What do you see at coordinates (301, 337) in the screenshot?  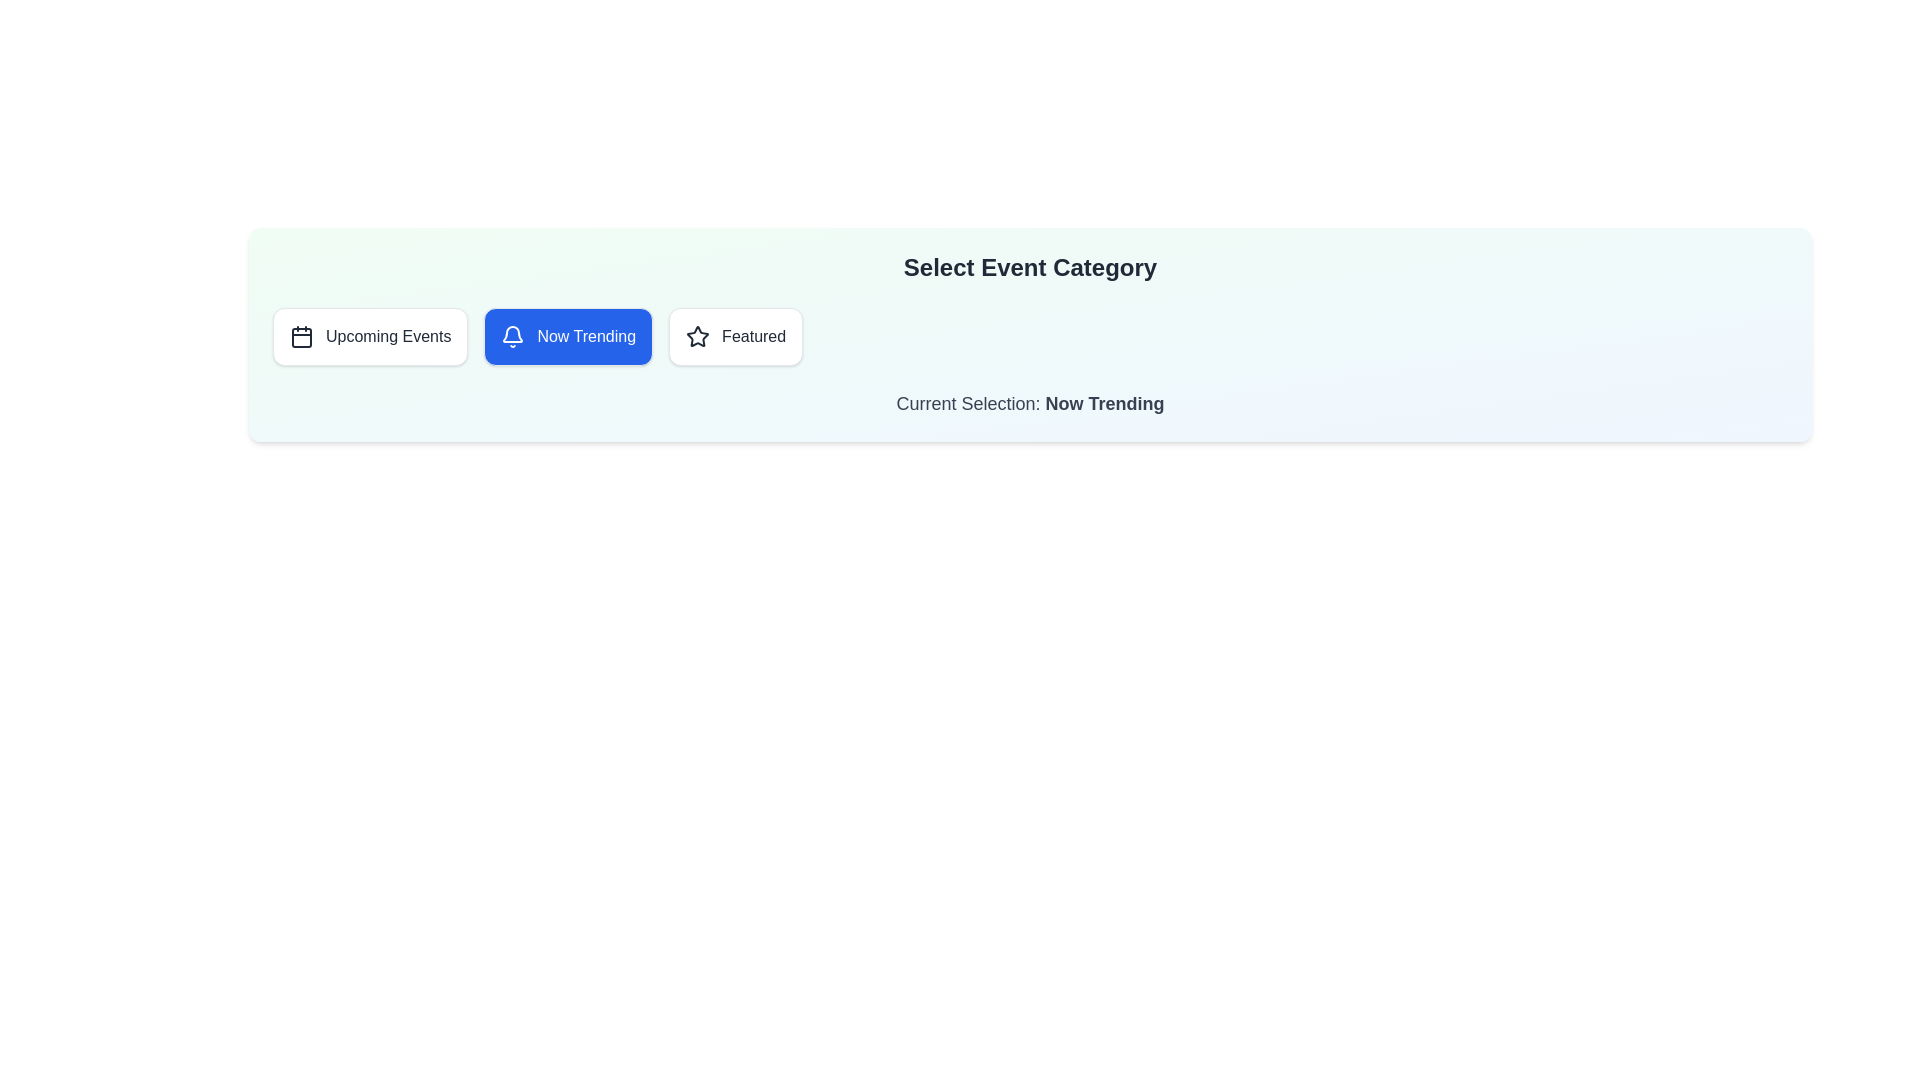 I see `the SVG rectangle that is part of the calendar icon, which is centered within the calendar icon in a selection bar at the top of the interface` at bounding box center [301, 337].